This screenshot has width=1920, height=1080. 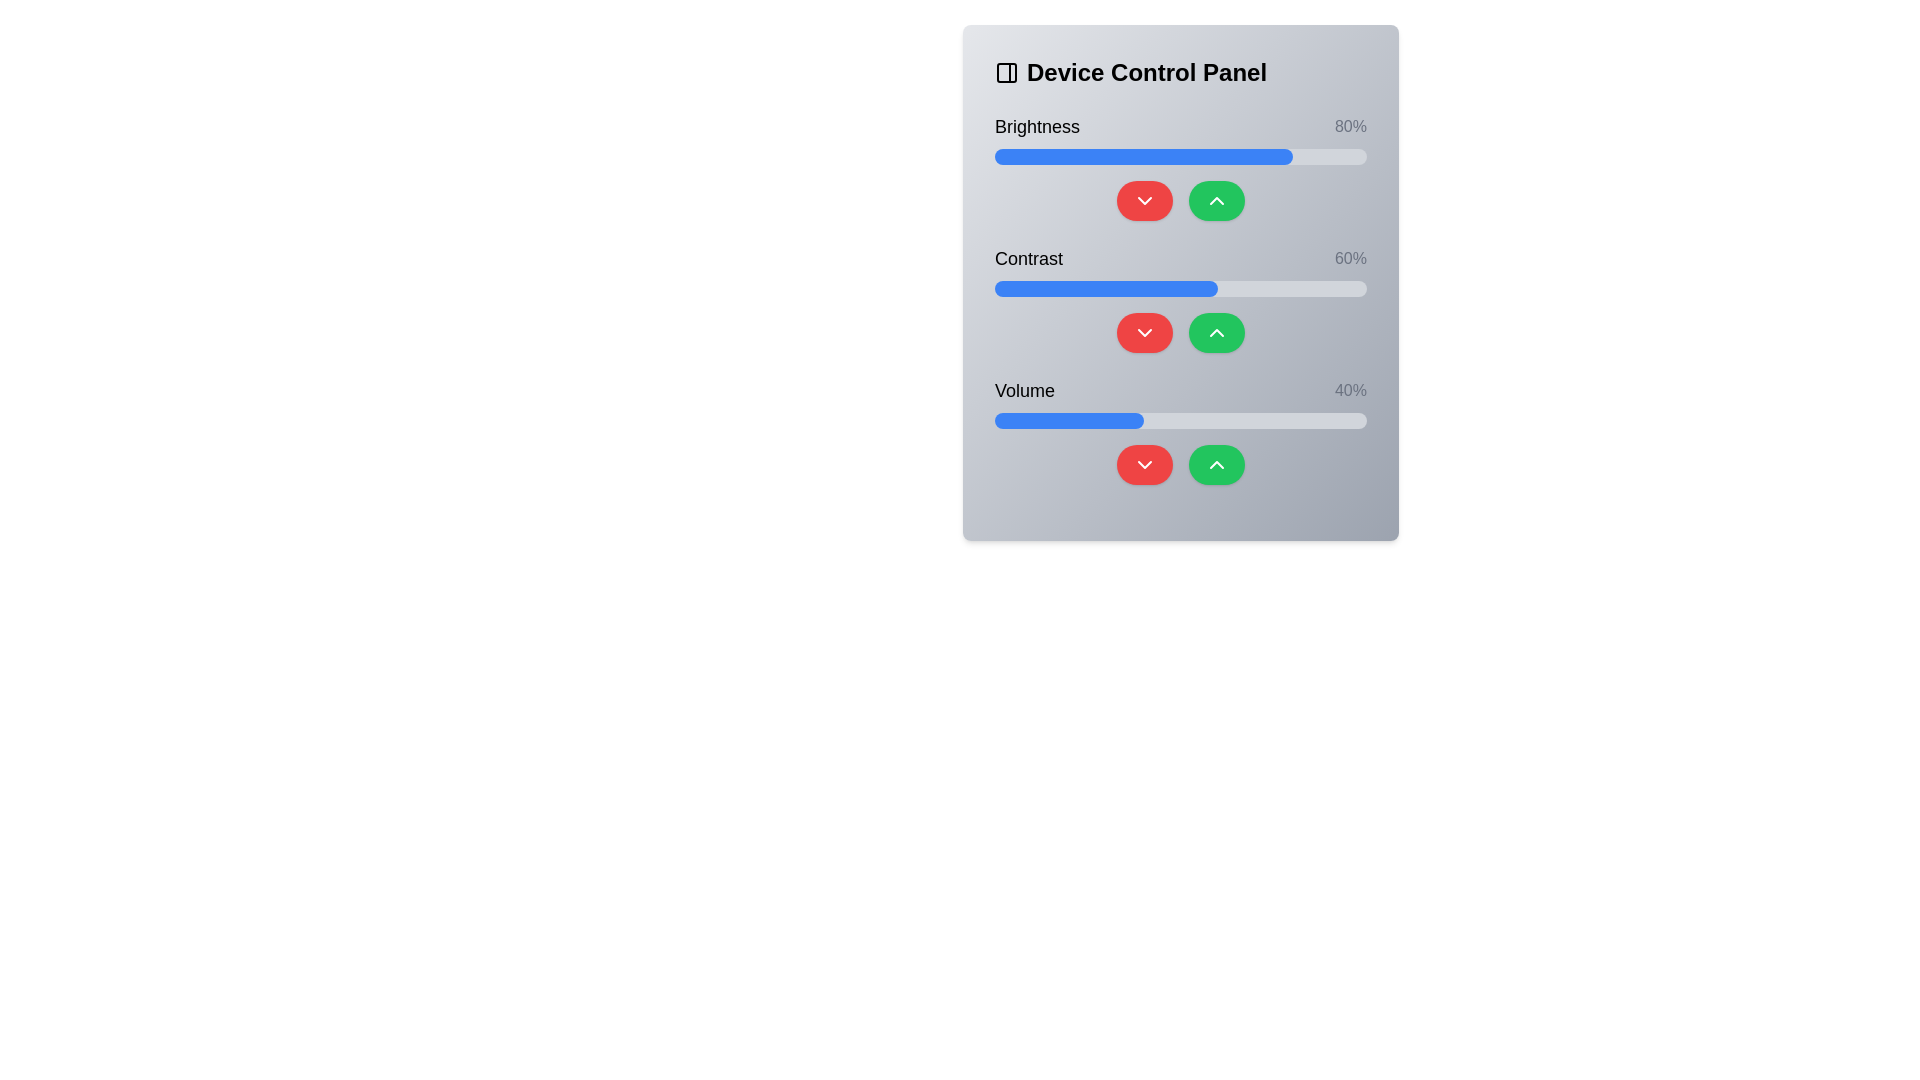 I want to click on the progress of the slider, so click(x=1083, y=419).